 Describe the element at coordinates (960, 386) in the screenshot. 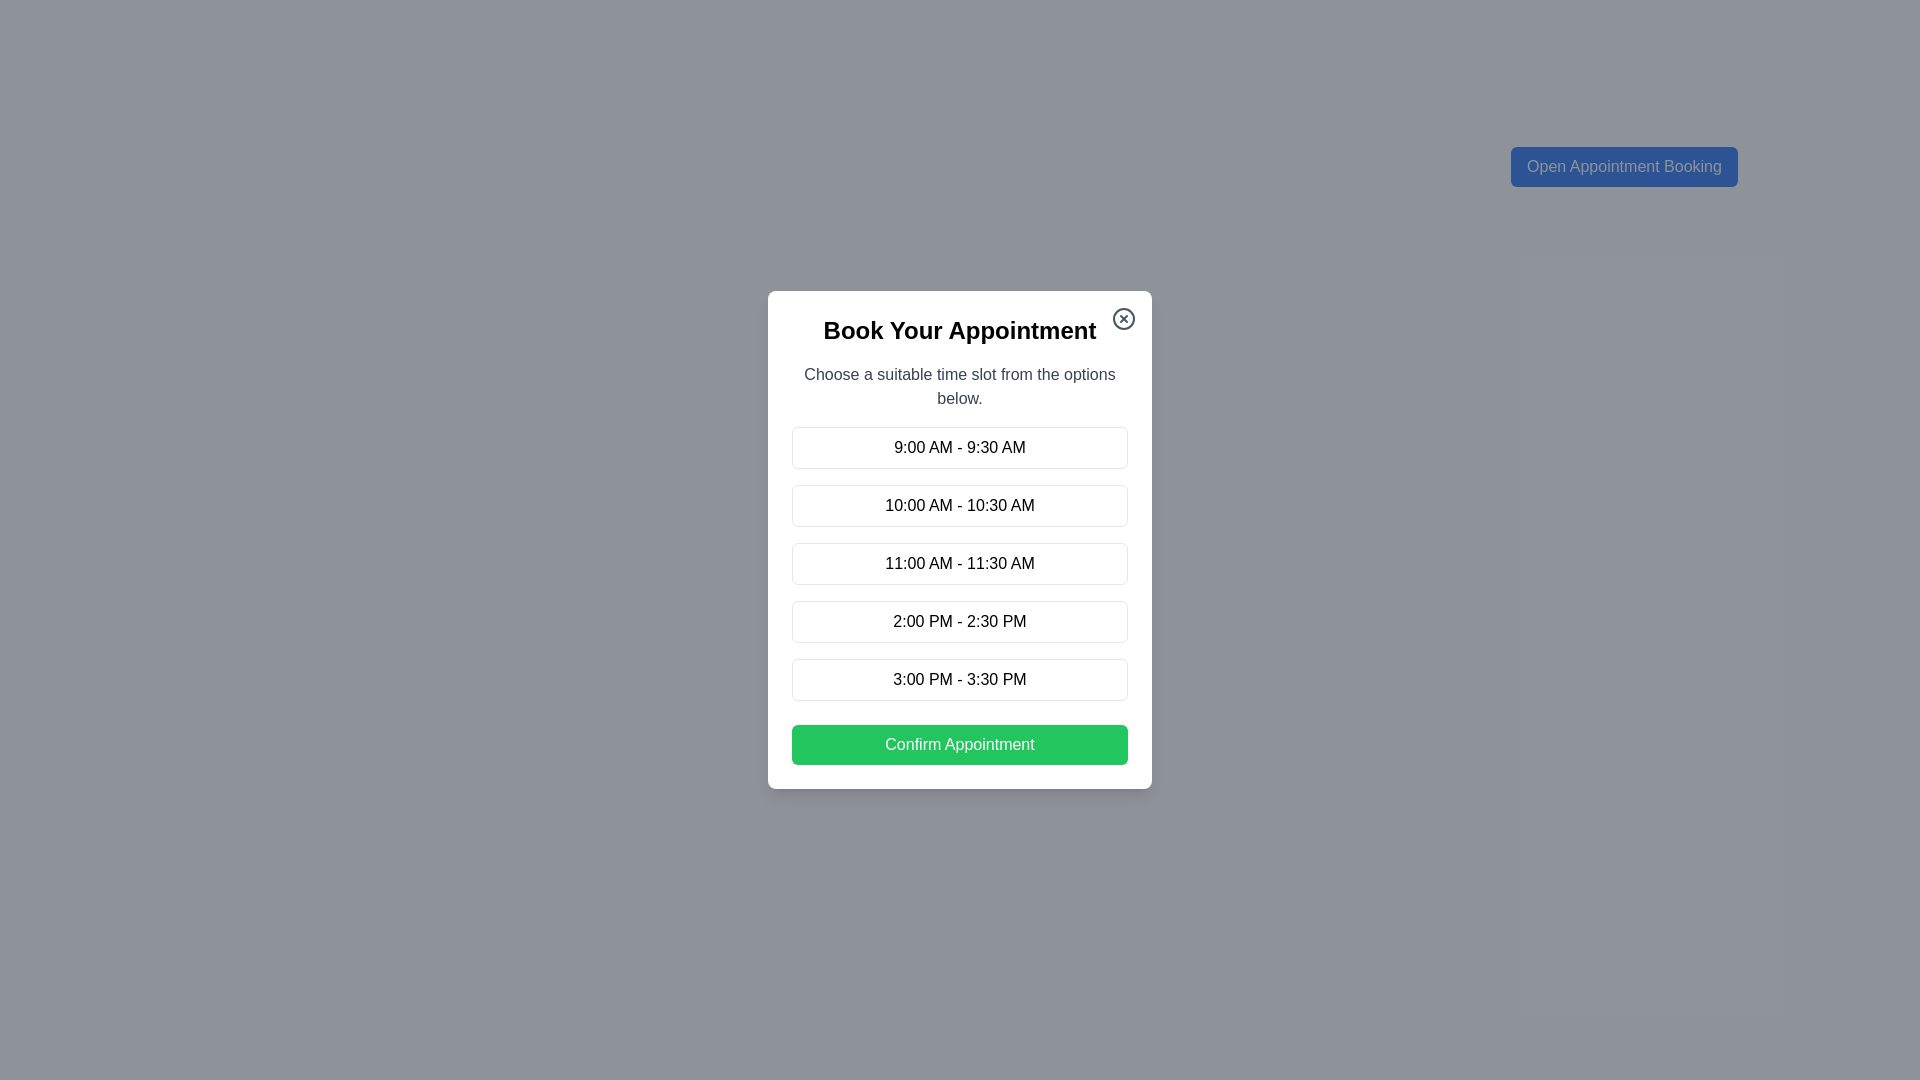

I see `instructional text block located below the title 'Book Your Appointment' and above the first time slot option '9:00 AM - 9:30 AM' in the modal dialog window` at that location.